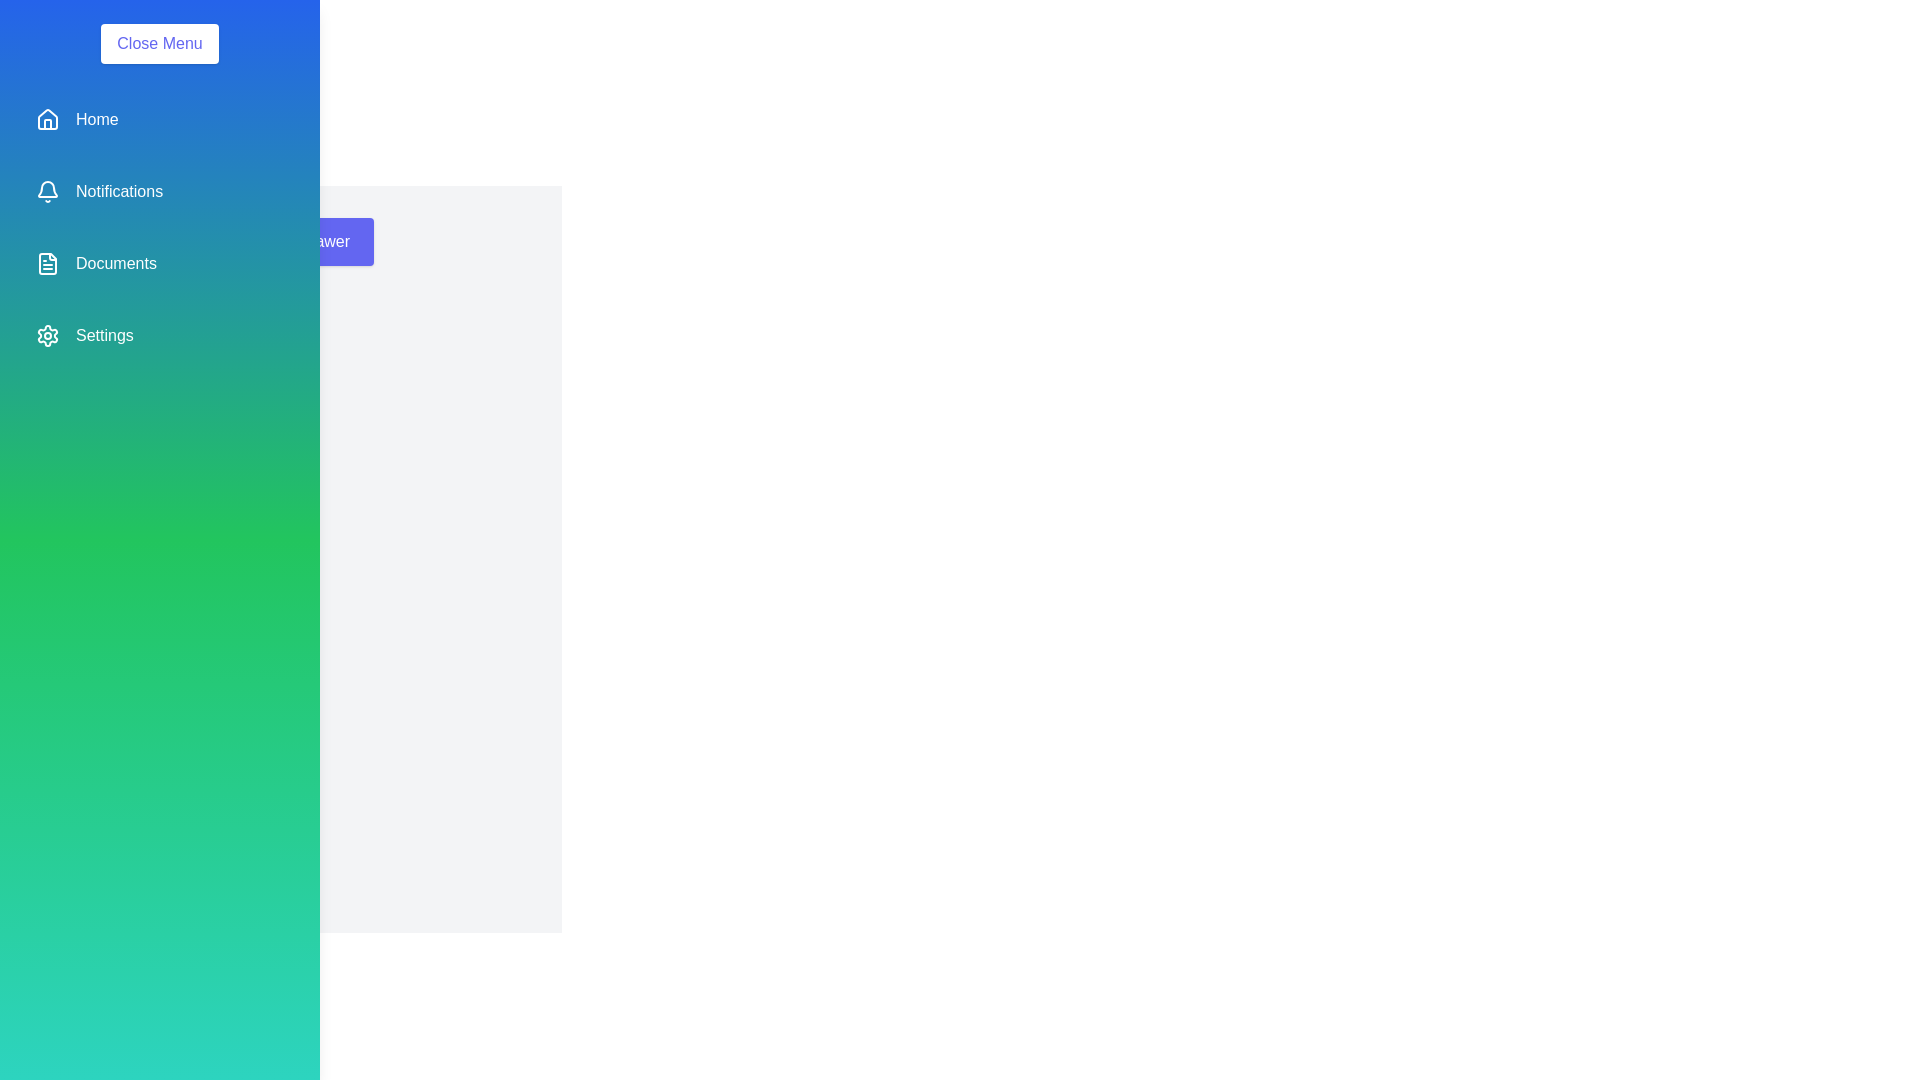 This screenshot has height=1080, width=1920. I want to click on the menu item Home to observe the hover effect, so click(158, 119).